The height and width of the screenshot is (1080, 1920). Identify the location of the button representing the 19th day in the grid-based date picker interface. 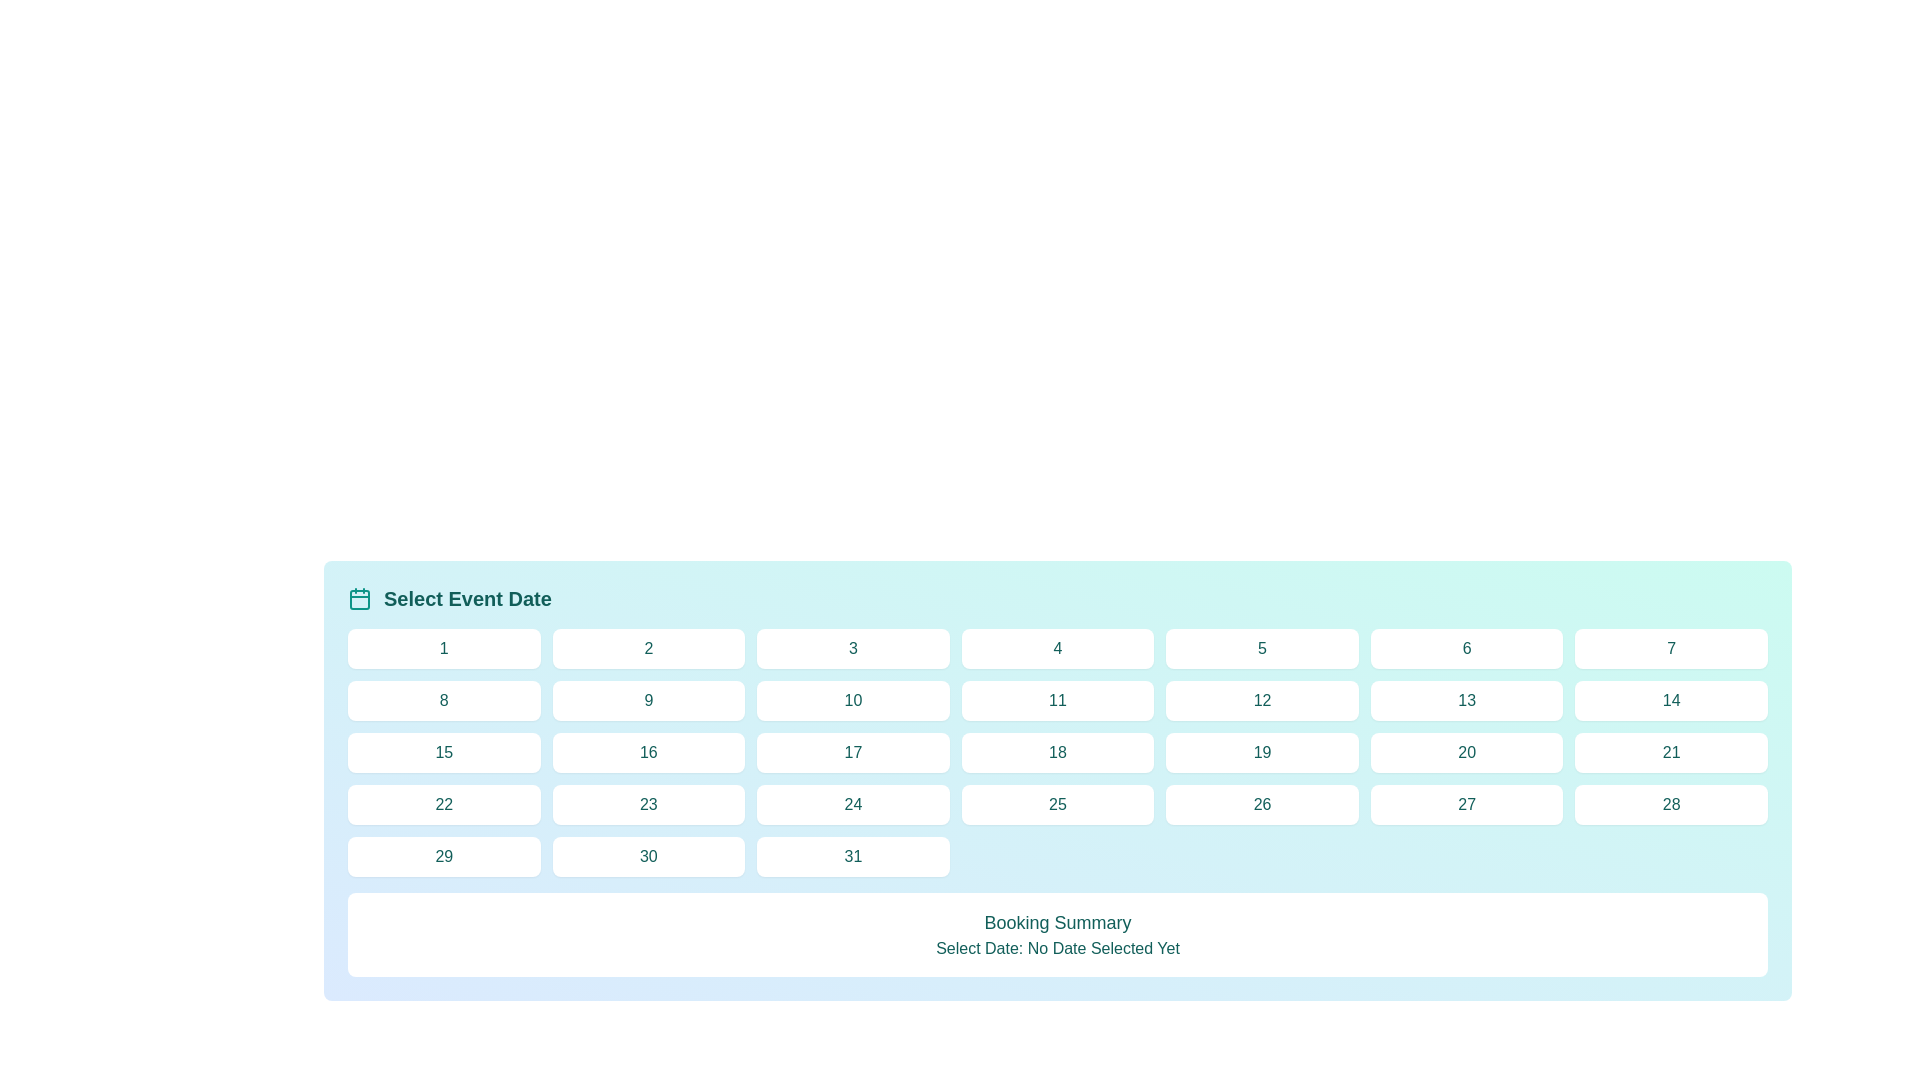
(1261, 752).